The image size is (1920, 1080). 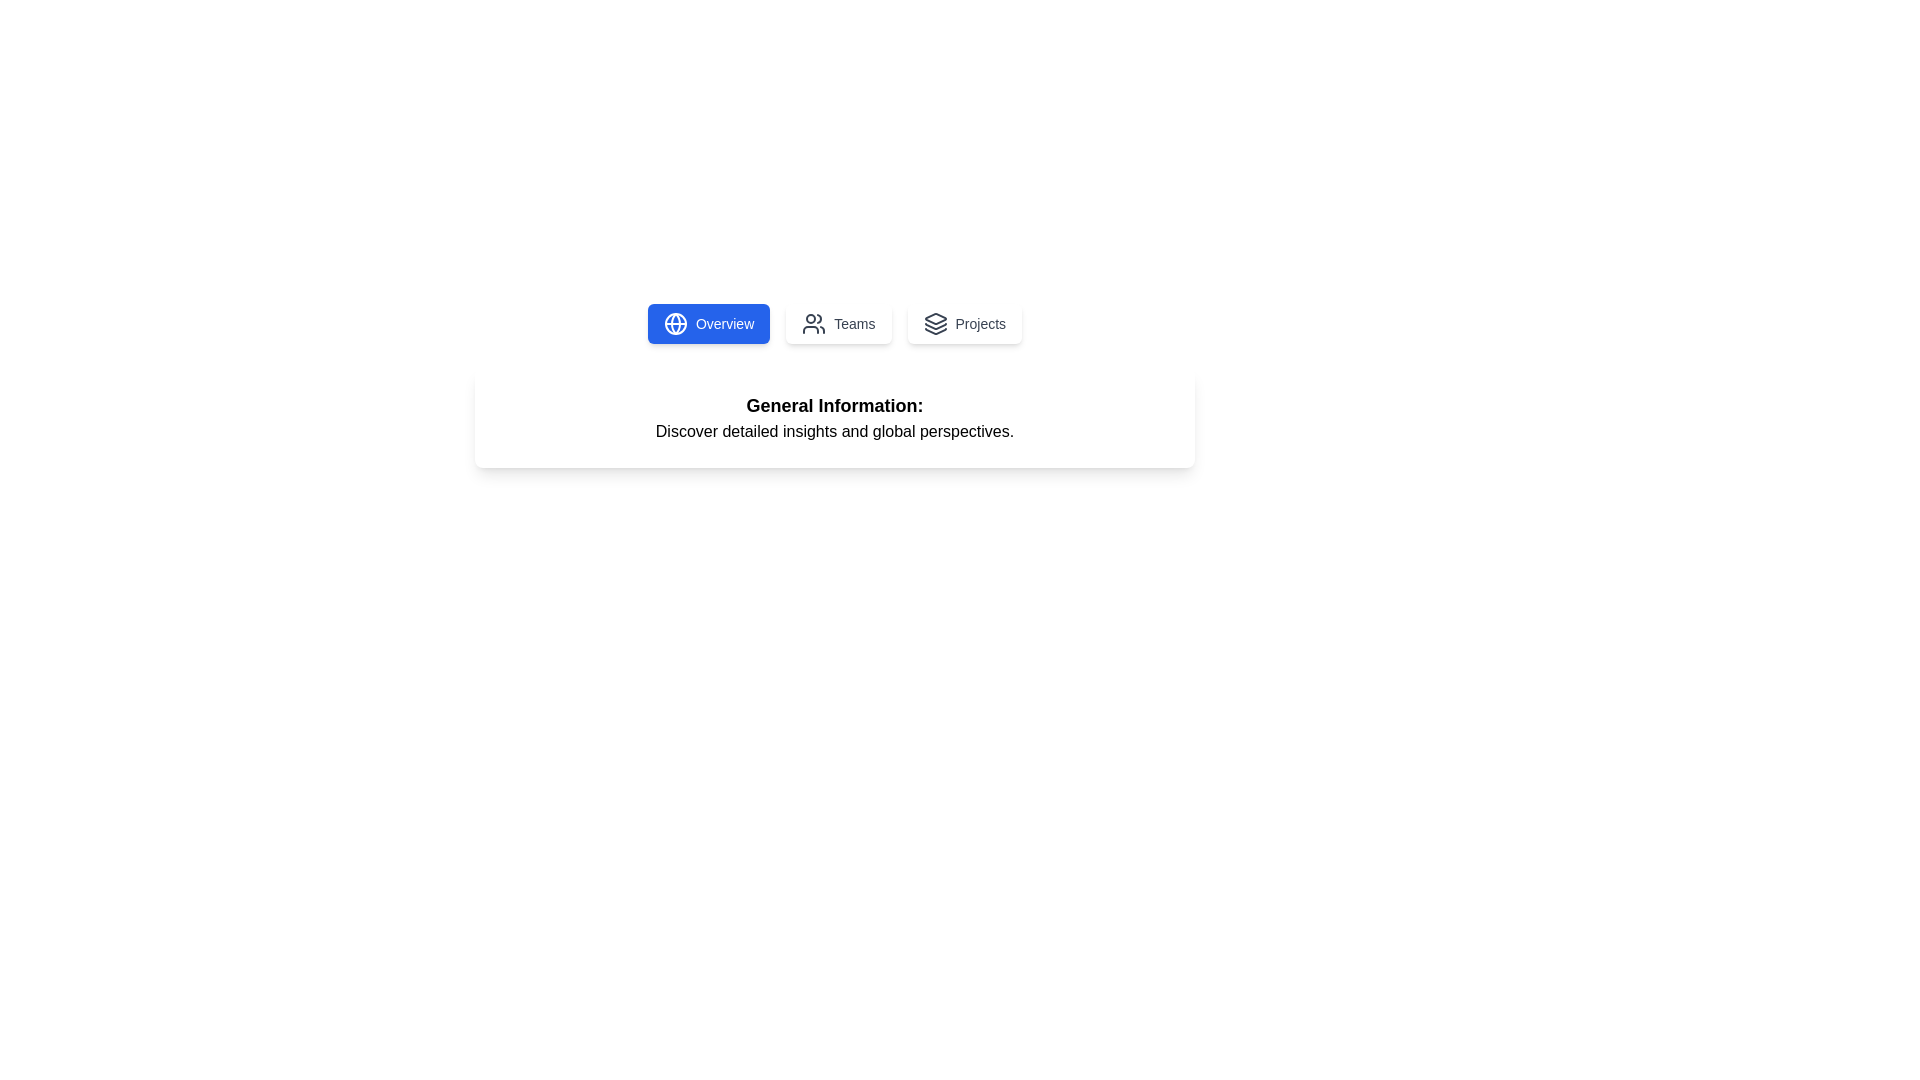 What do you see at coordinates (854, 323) in the screenshot?
I see `the 'Teams' label for accessibility navigation by moving the cursor to its position` at bounding box center [854, 323].